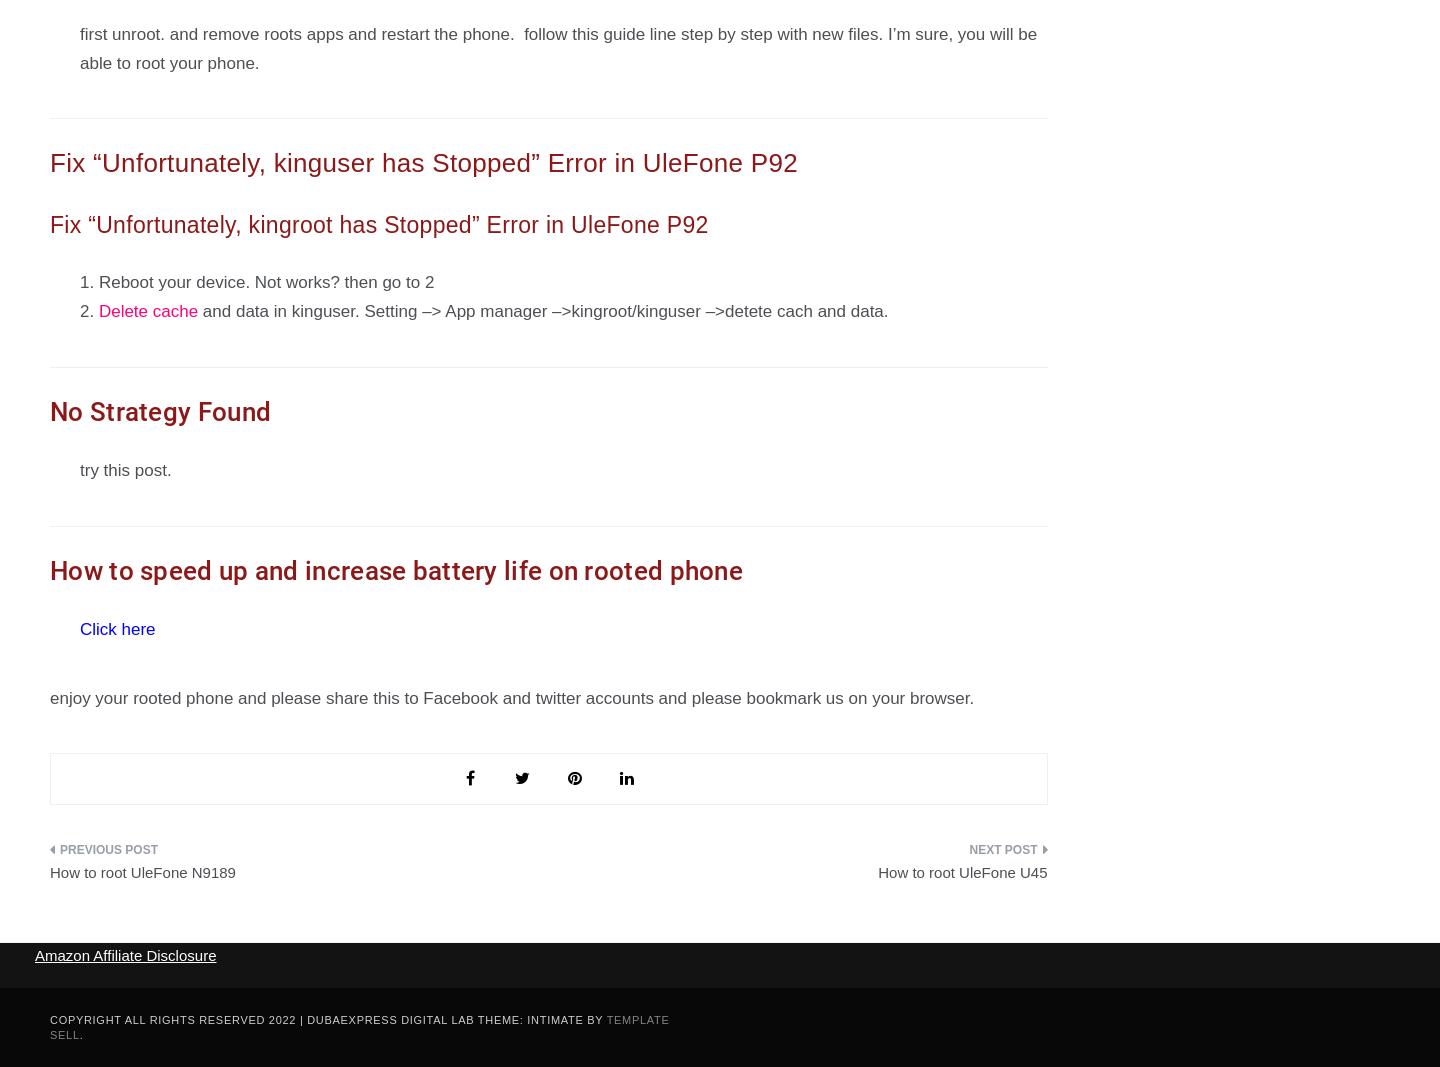 The height and width of the screenshot is (1067, 1440). I want to click on 'How to speed up and increase battery life on rooted phone', so click(395, 569).